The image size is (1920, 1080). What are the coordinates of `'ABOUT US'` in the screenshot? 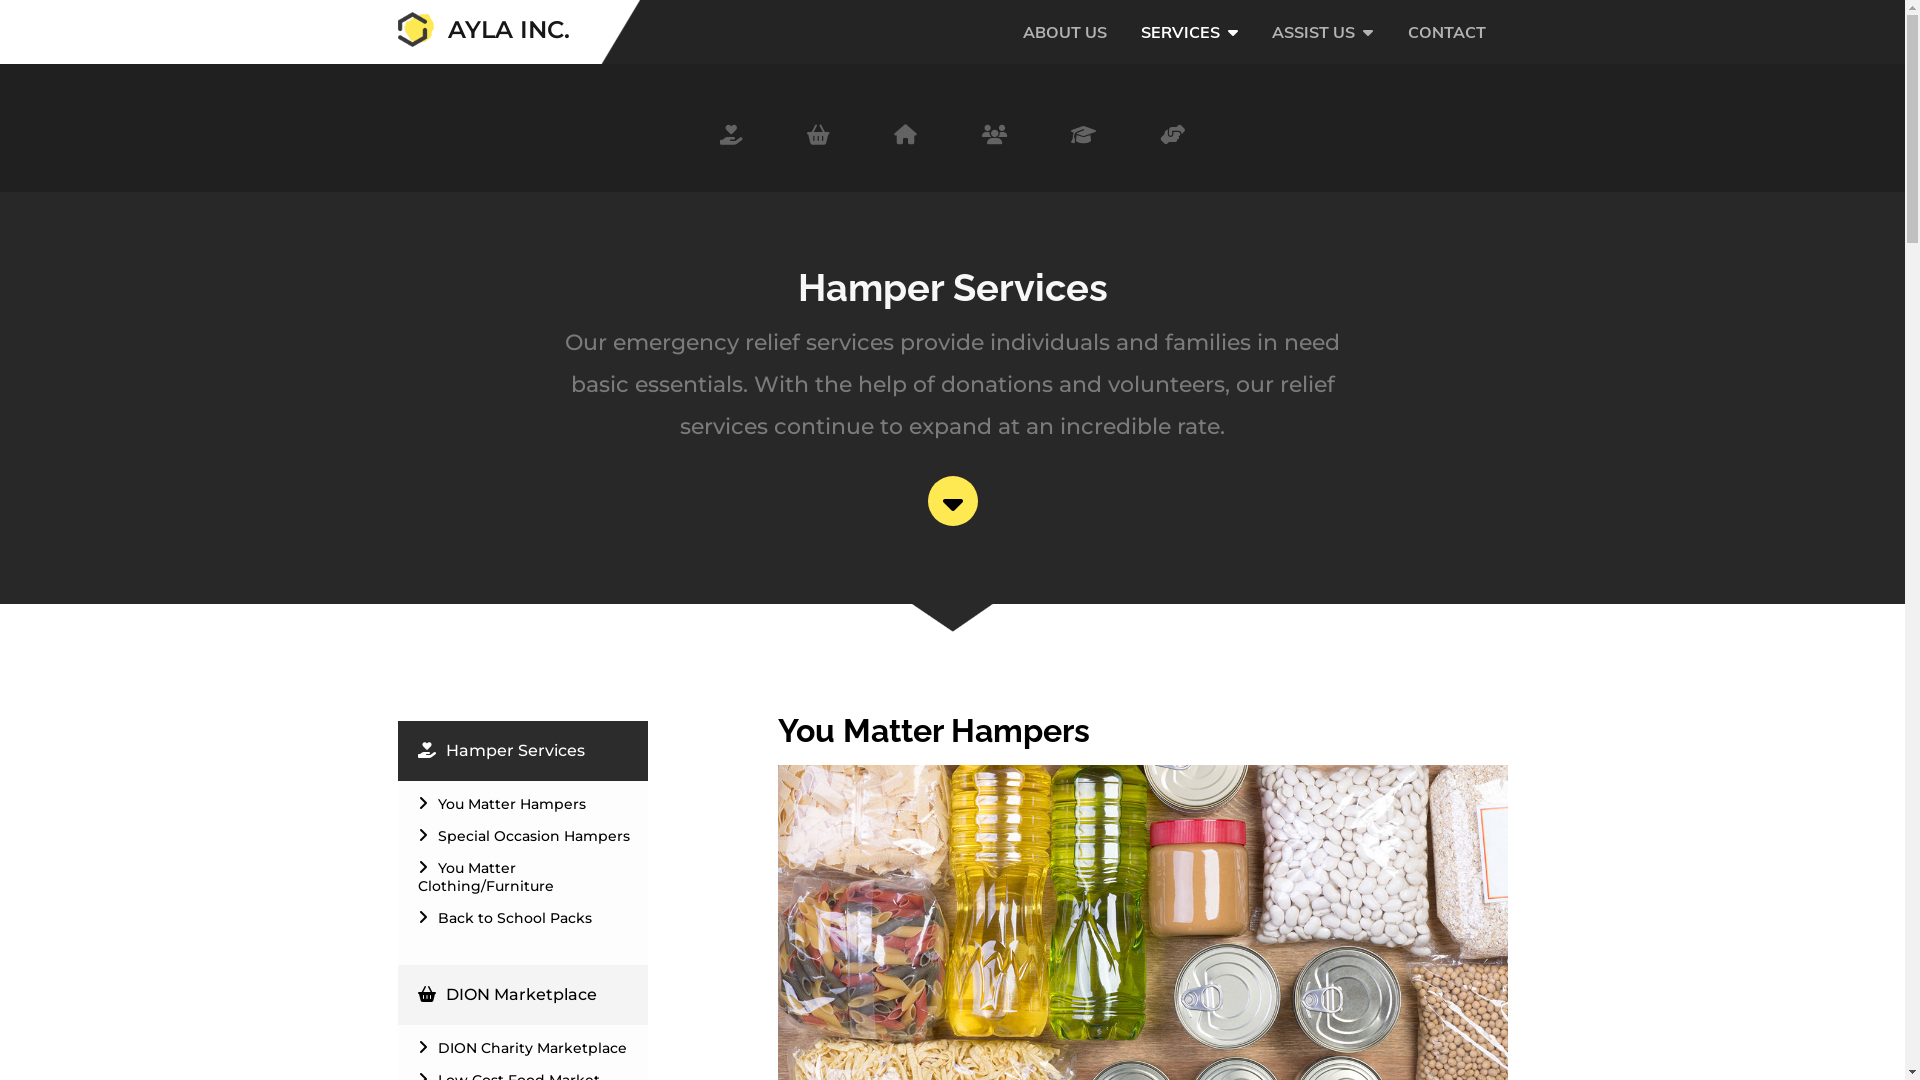 It's located at (1064, 50).